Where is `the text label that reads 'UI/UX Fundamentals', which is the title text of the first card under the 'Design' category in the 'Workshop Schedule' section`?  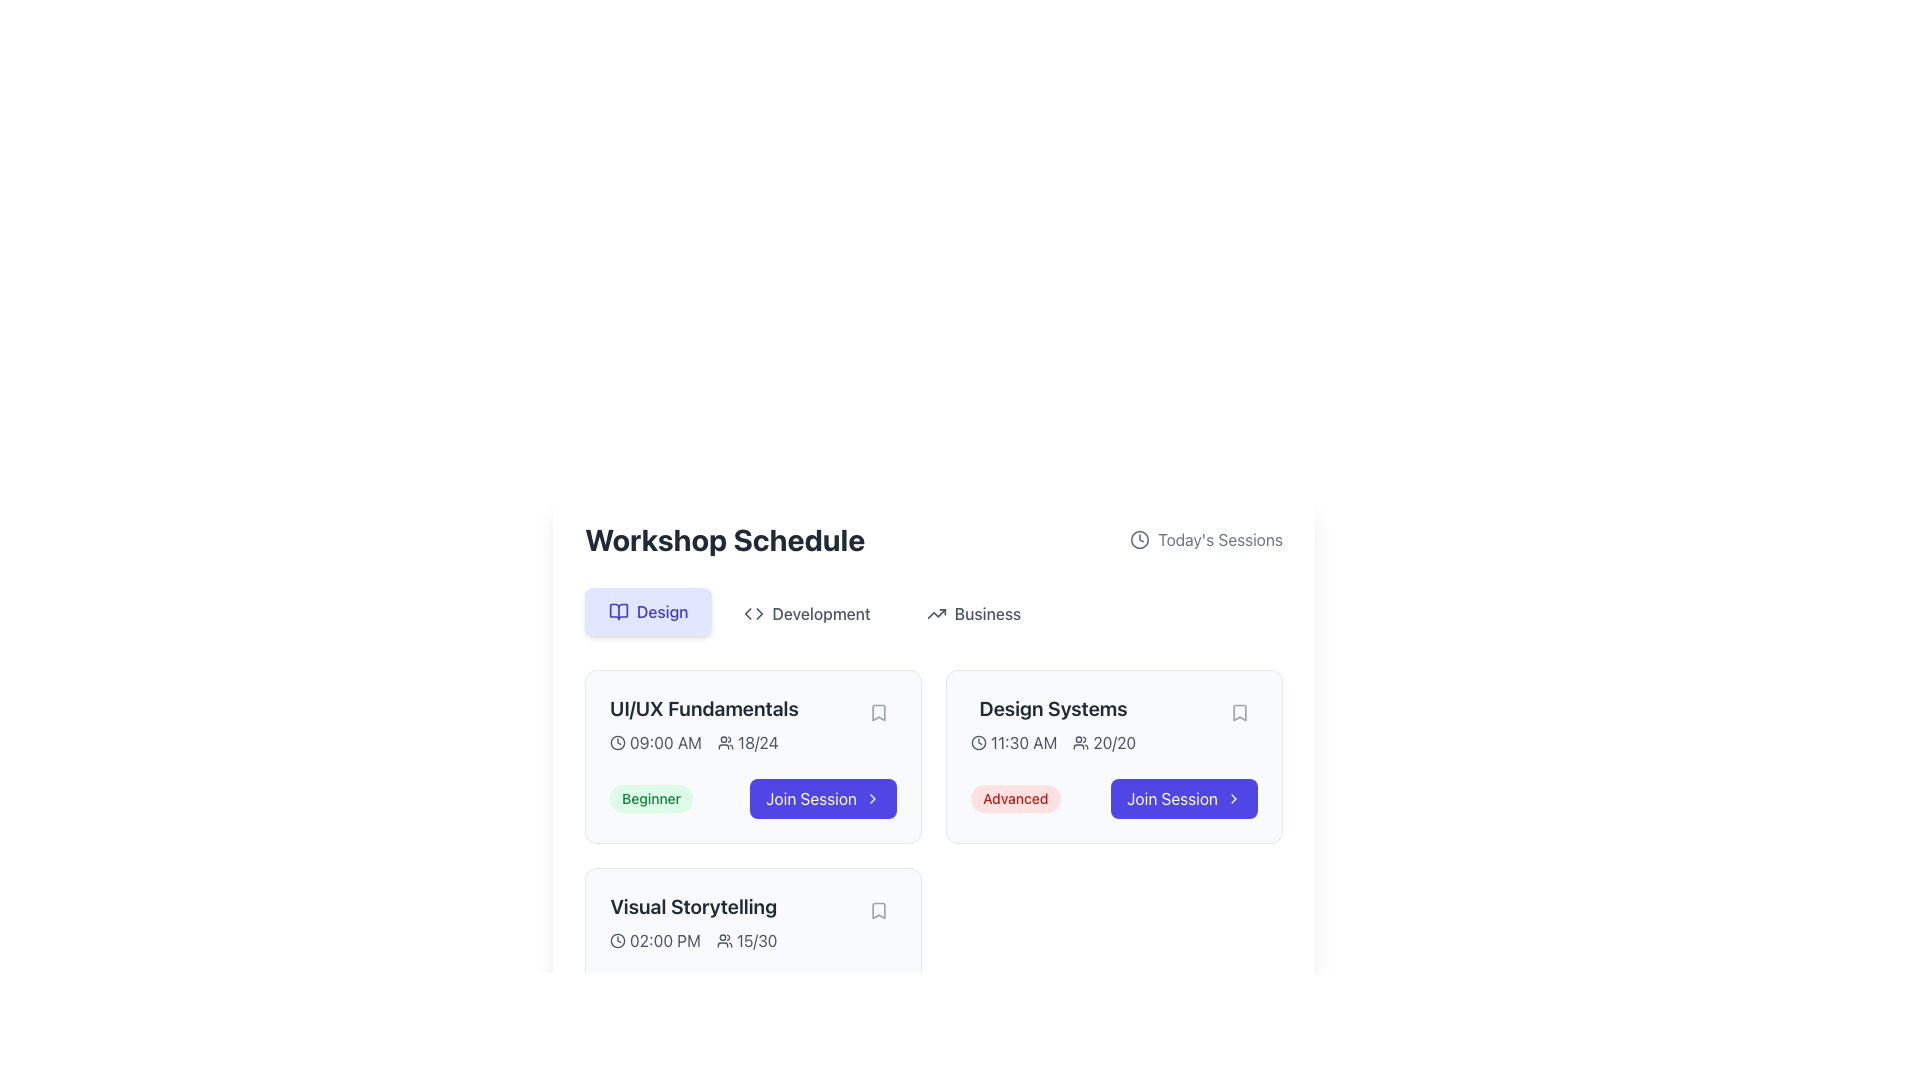
the text label that reads 'UI/UX Fundamentals', which is the title text of the first card under the 'Design' category in the 'Workshop Schedule' section is located at coordinates (704, 708).